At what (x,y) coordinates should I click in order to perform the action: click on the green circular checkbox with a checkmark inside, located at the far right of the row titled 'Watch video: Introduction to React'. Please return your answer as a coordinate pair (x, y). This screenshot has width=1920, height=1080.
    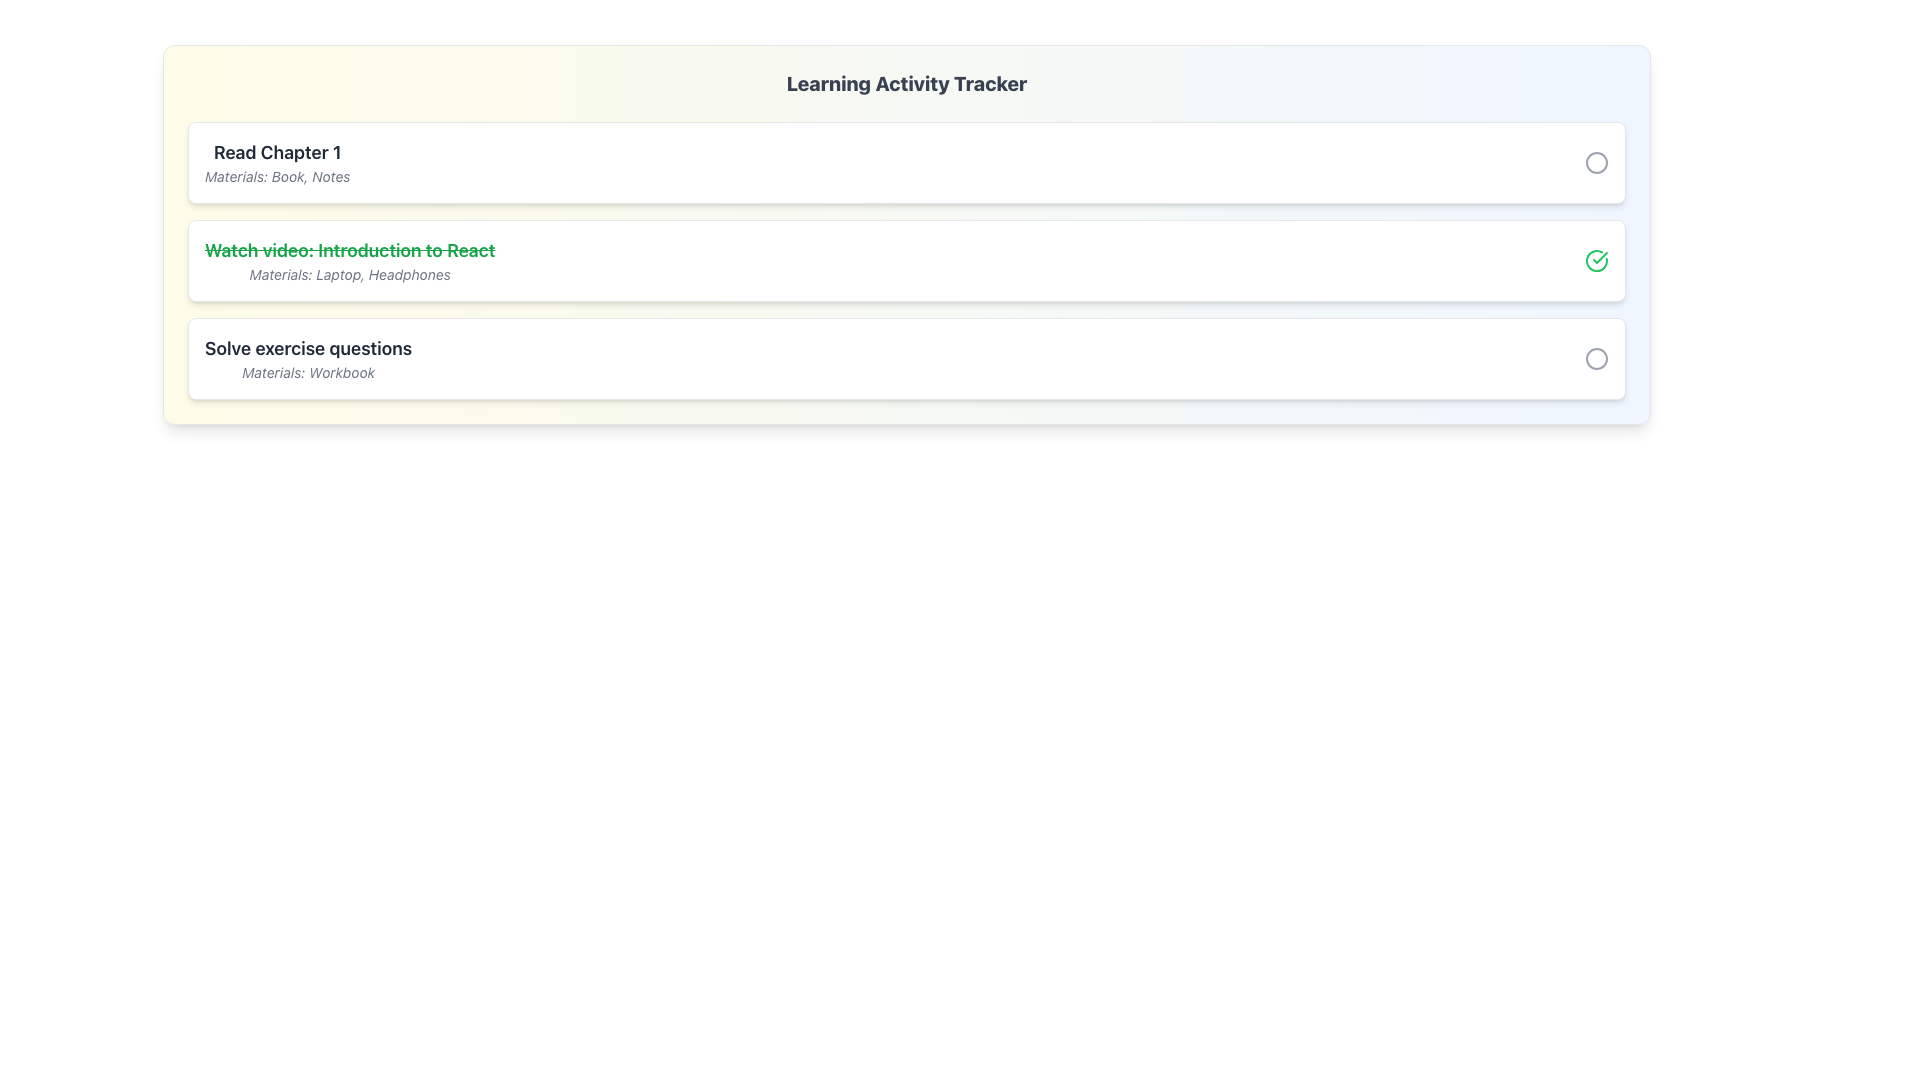
    Looking at the image, I should click on (1596, 260).